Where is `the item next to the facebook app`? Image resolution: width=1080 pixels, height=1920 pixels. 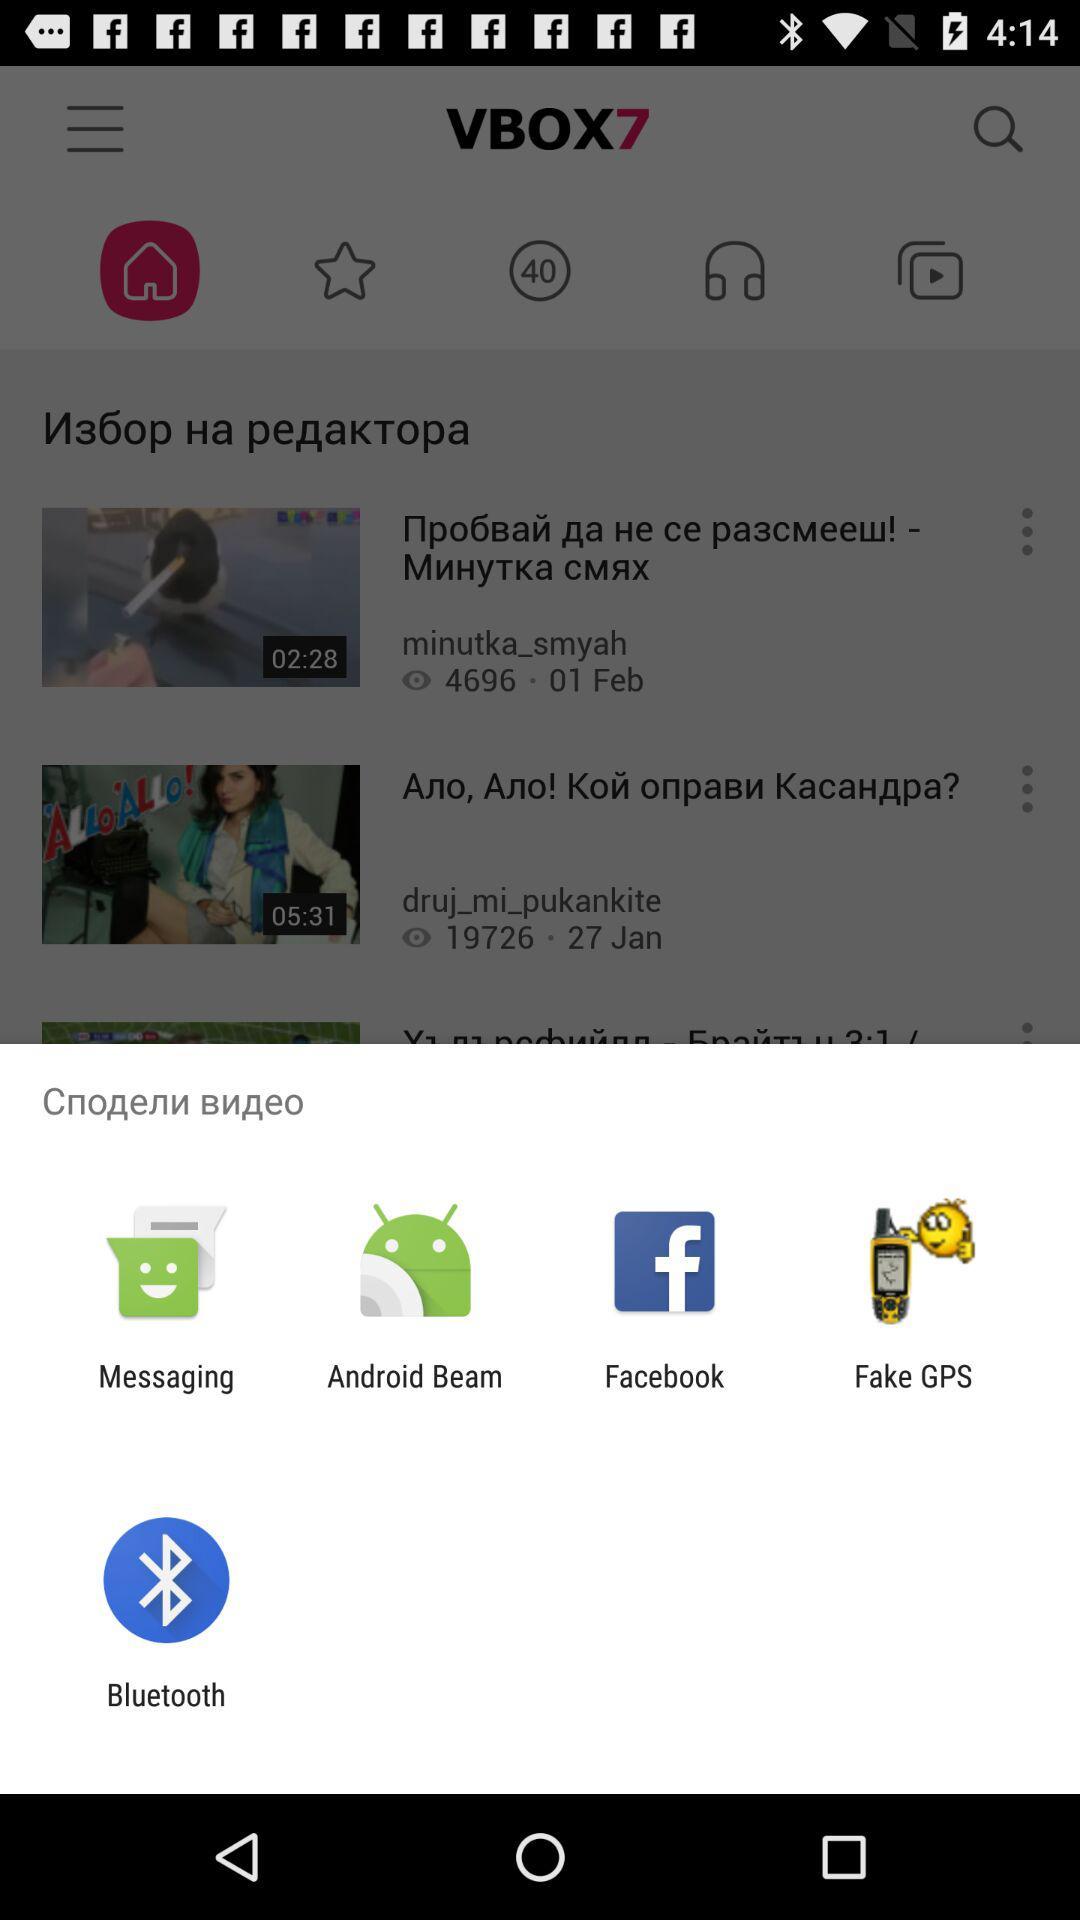 the item next to the facebook app is located at coordinates (913, 1392).